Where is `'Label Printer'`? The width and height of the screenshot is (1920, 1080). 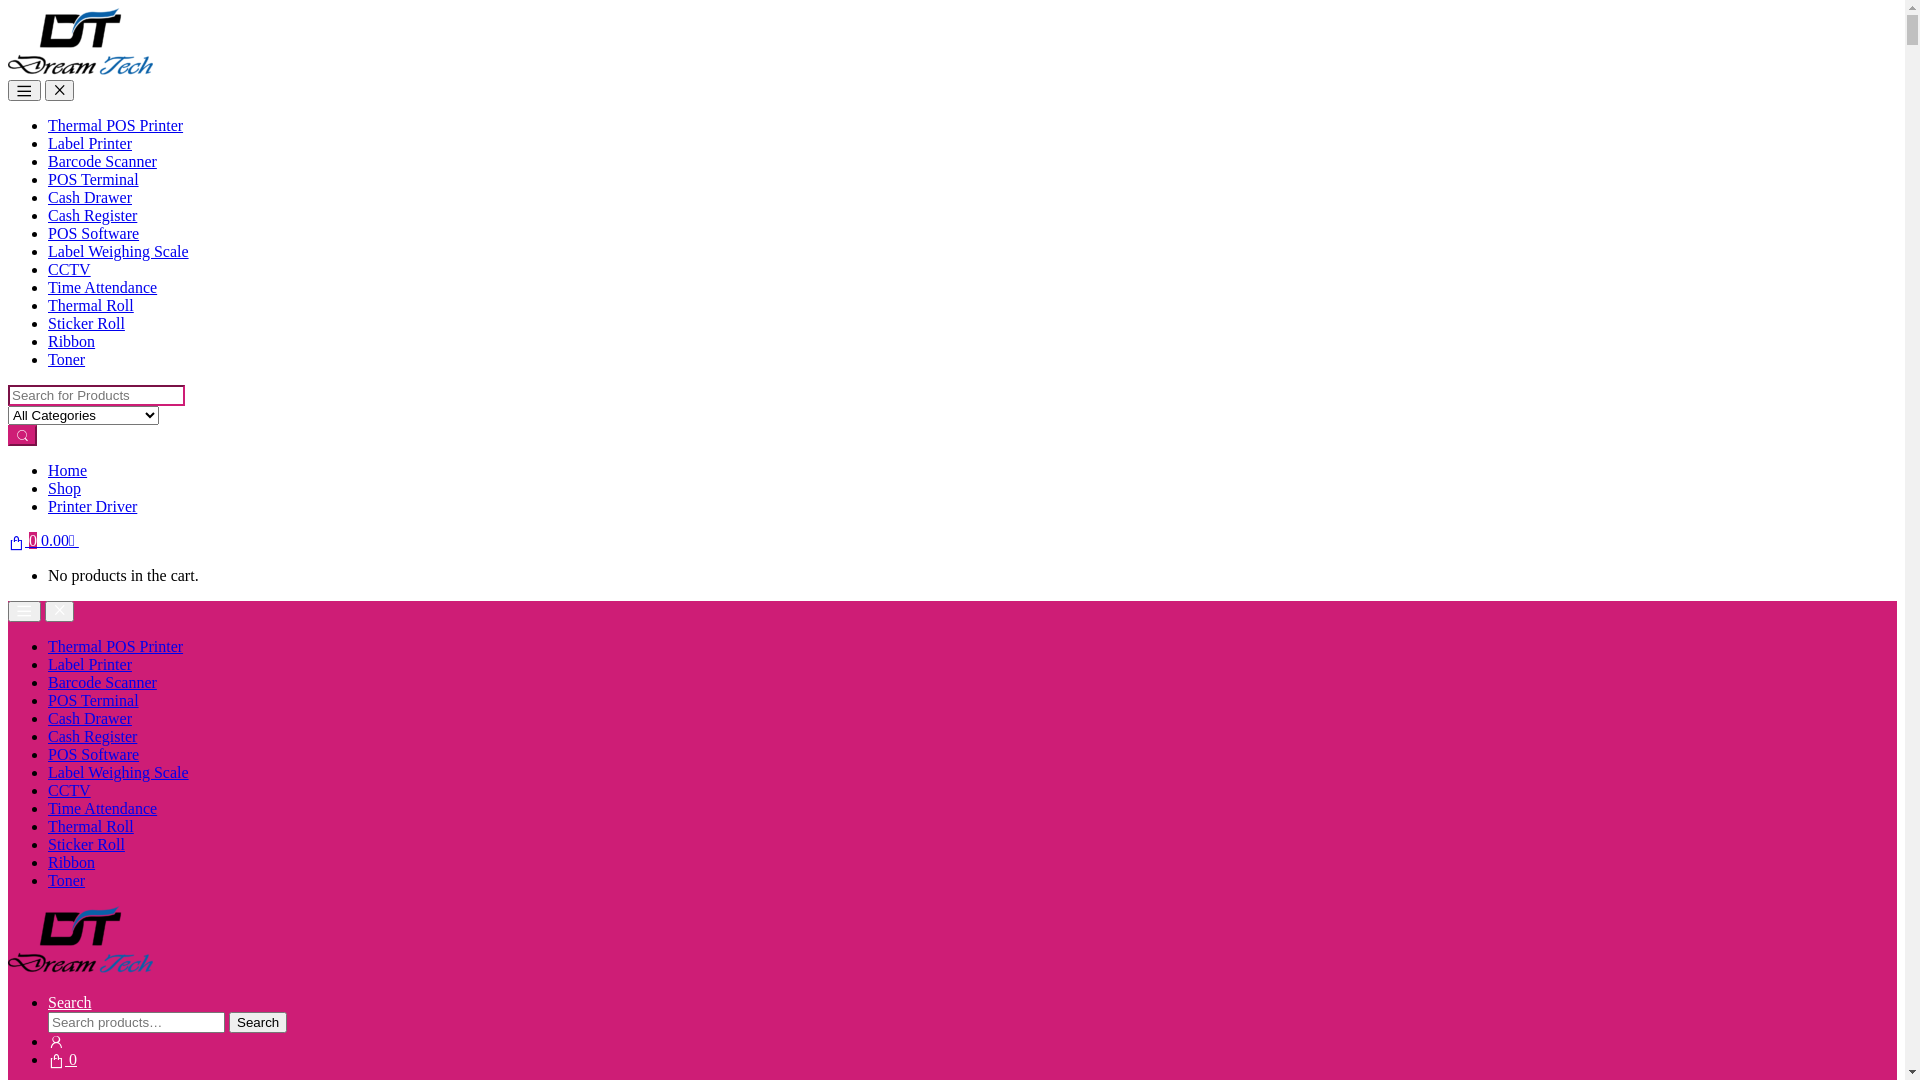
'Label Printer' is located at coordinates (89, 142).